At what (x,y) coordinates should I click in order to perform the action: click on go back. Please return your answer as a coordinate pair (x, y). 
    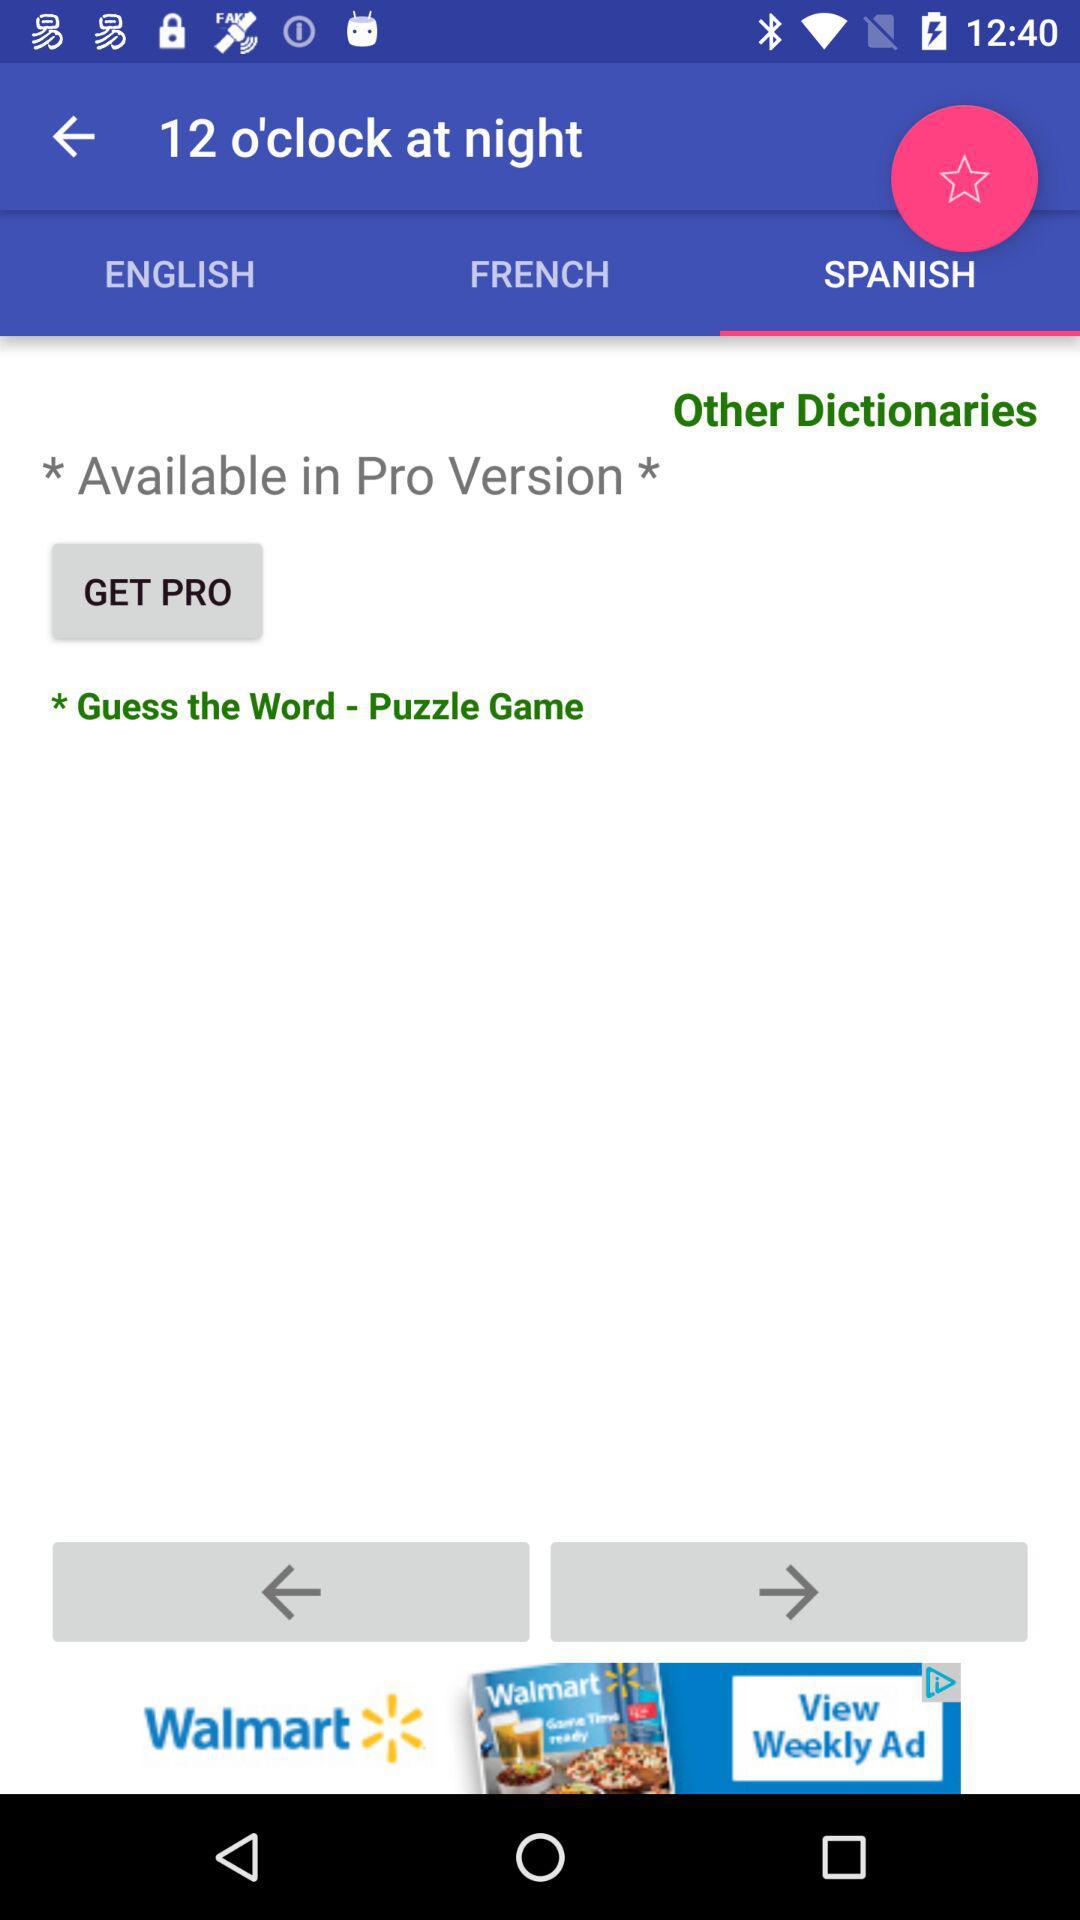
    Looking at the image, I should click on (290, 1590).